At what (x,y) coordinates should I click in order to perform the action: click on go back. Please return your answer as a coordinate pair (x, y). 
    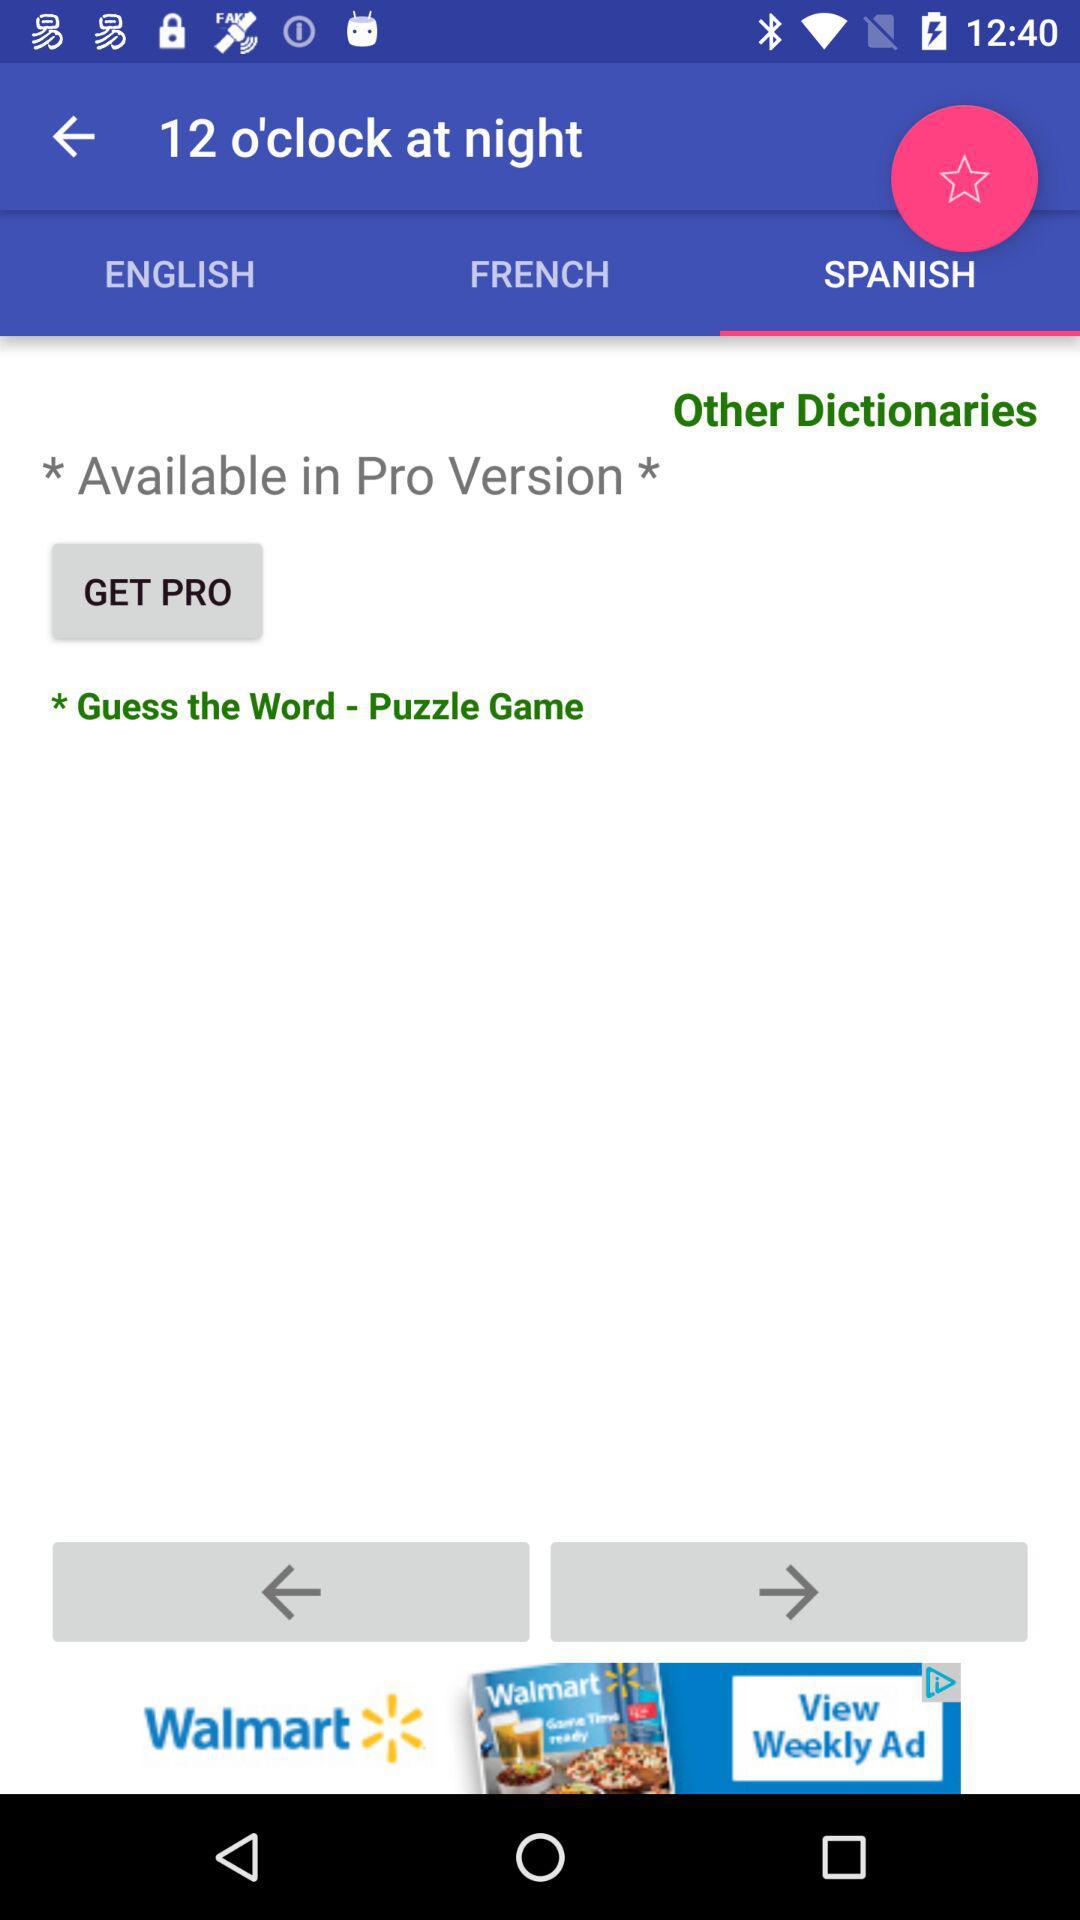
    Looking at the image, I should click on (290, 1590).